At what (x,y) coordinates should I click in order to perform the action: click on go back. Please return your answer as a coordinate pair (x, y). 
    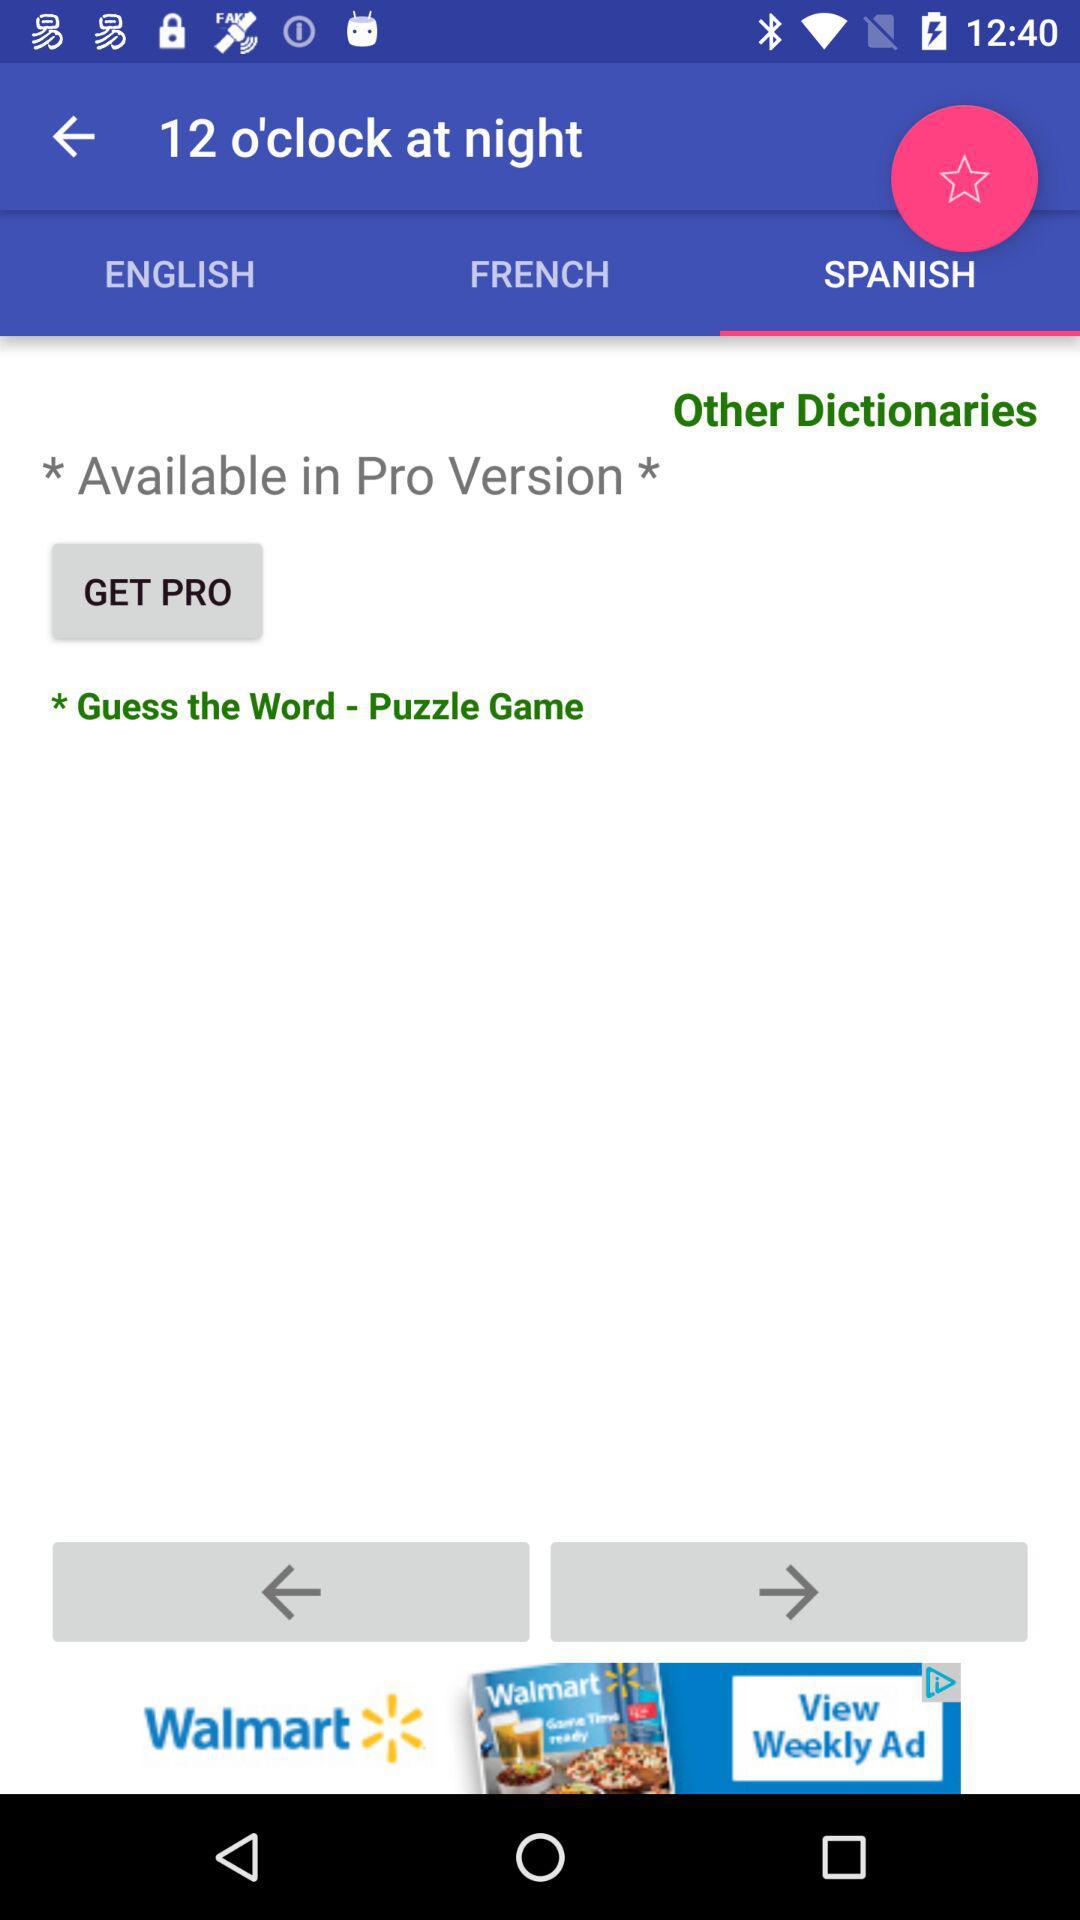
    Looking at the image, I should click on (290, 1590).